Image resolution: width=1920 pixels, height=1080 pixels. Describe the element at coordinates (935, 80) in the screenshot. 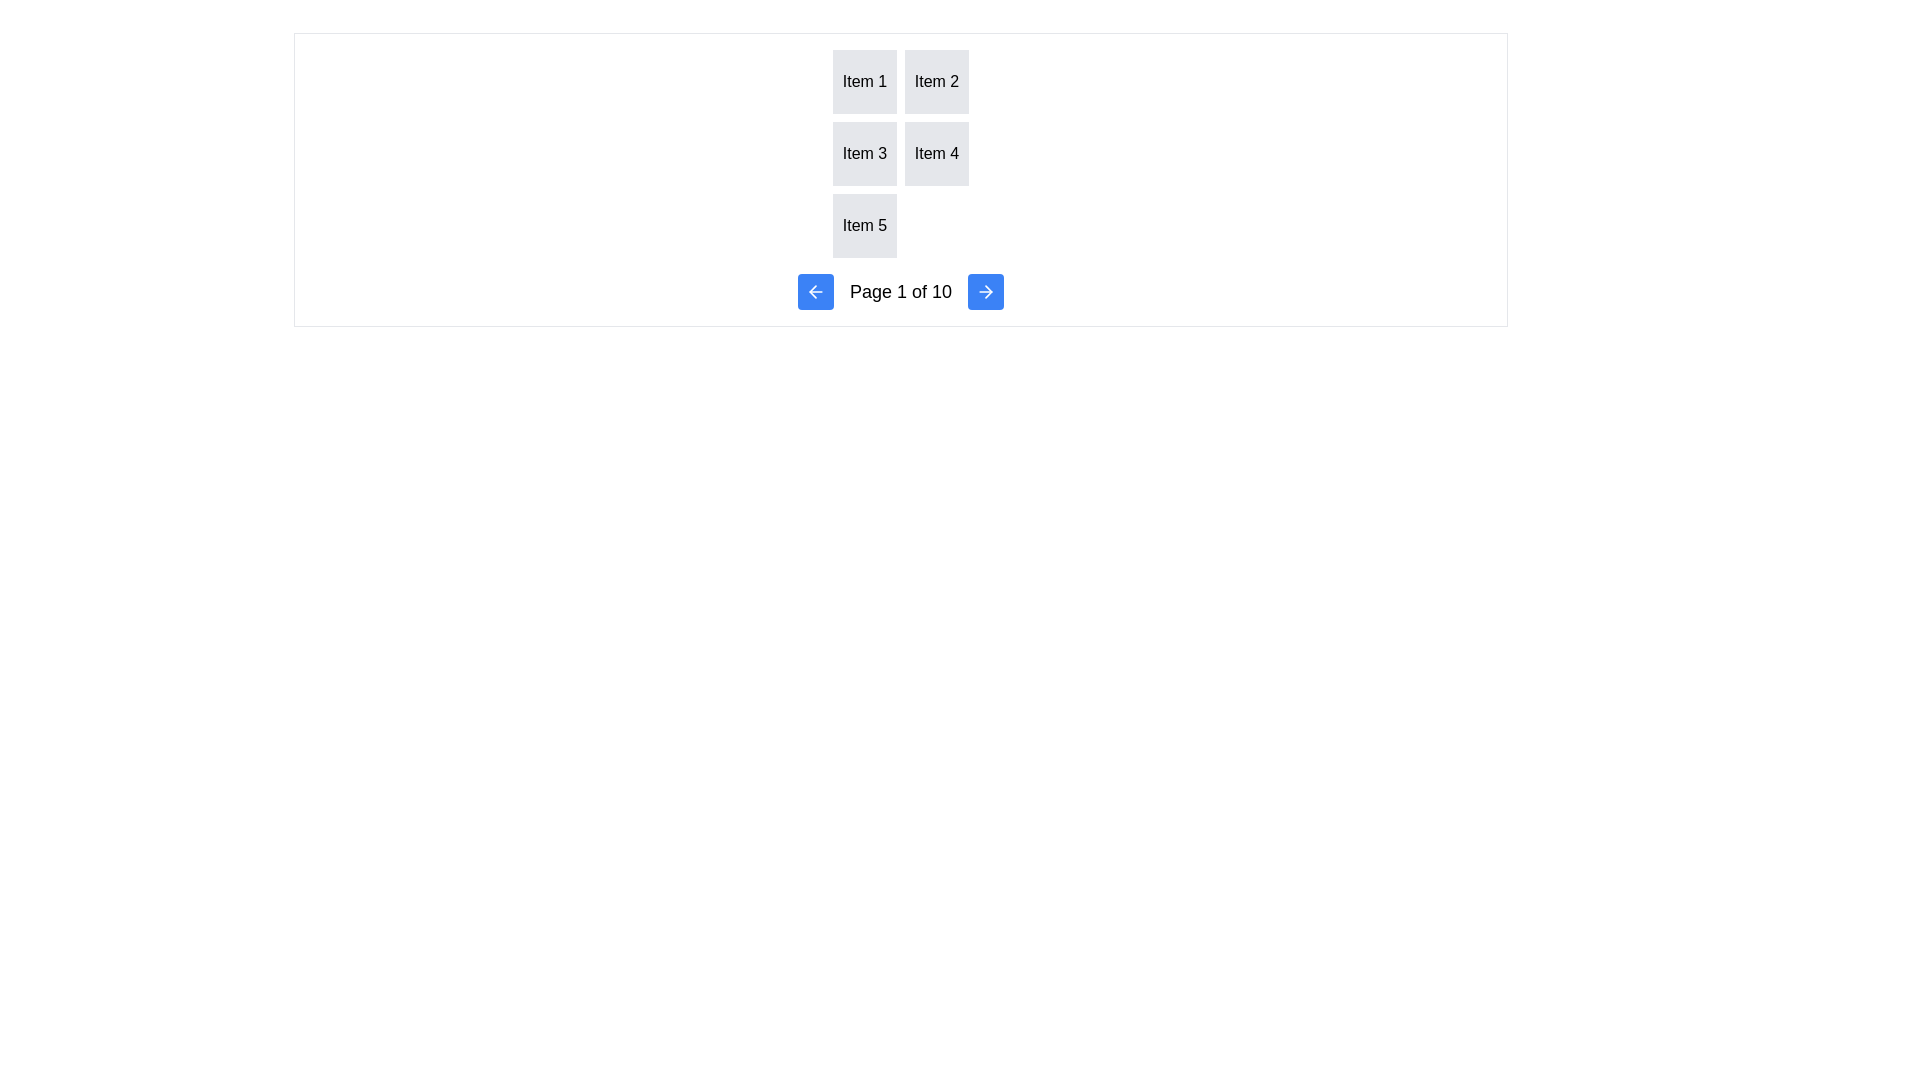

I see `the square-shaped box labeled 'Item 2', which has a light gray background and is styled to appear clickable, located in the first row, second column of the grid layout` at that location.